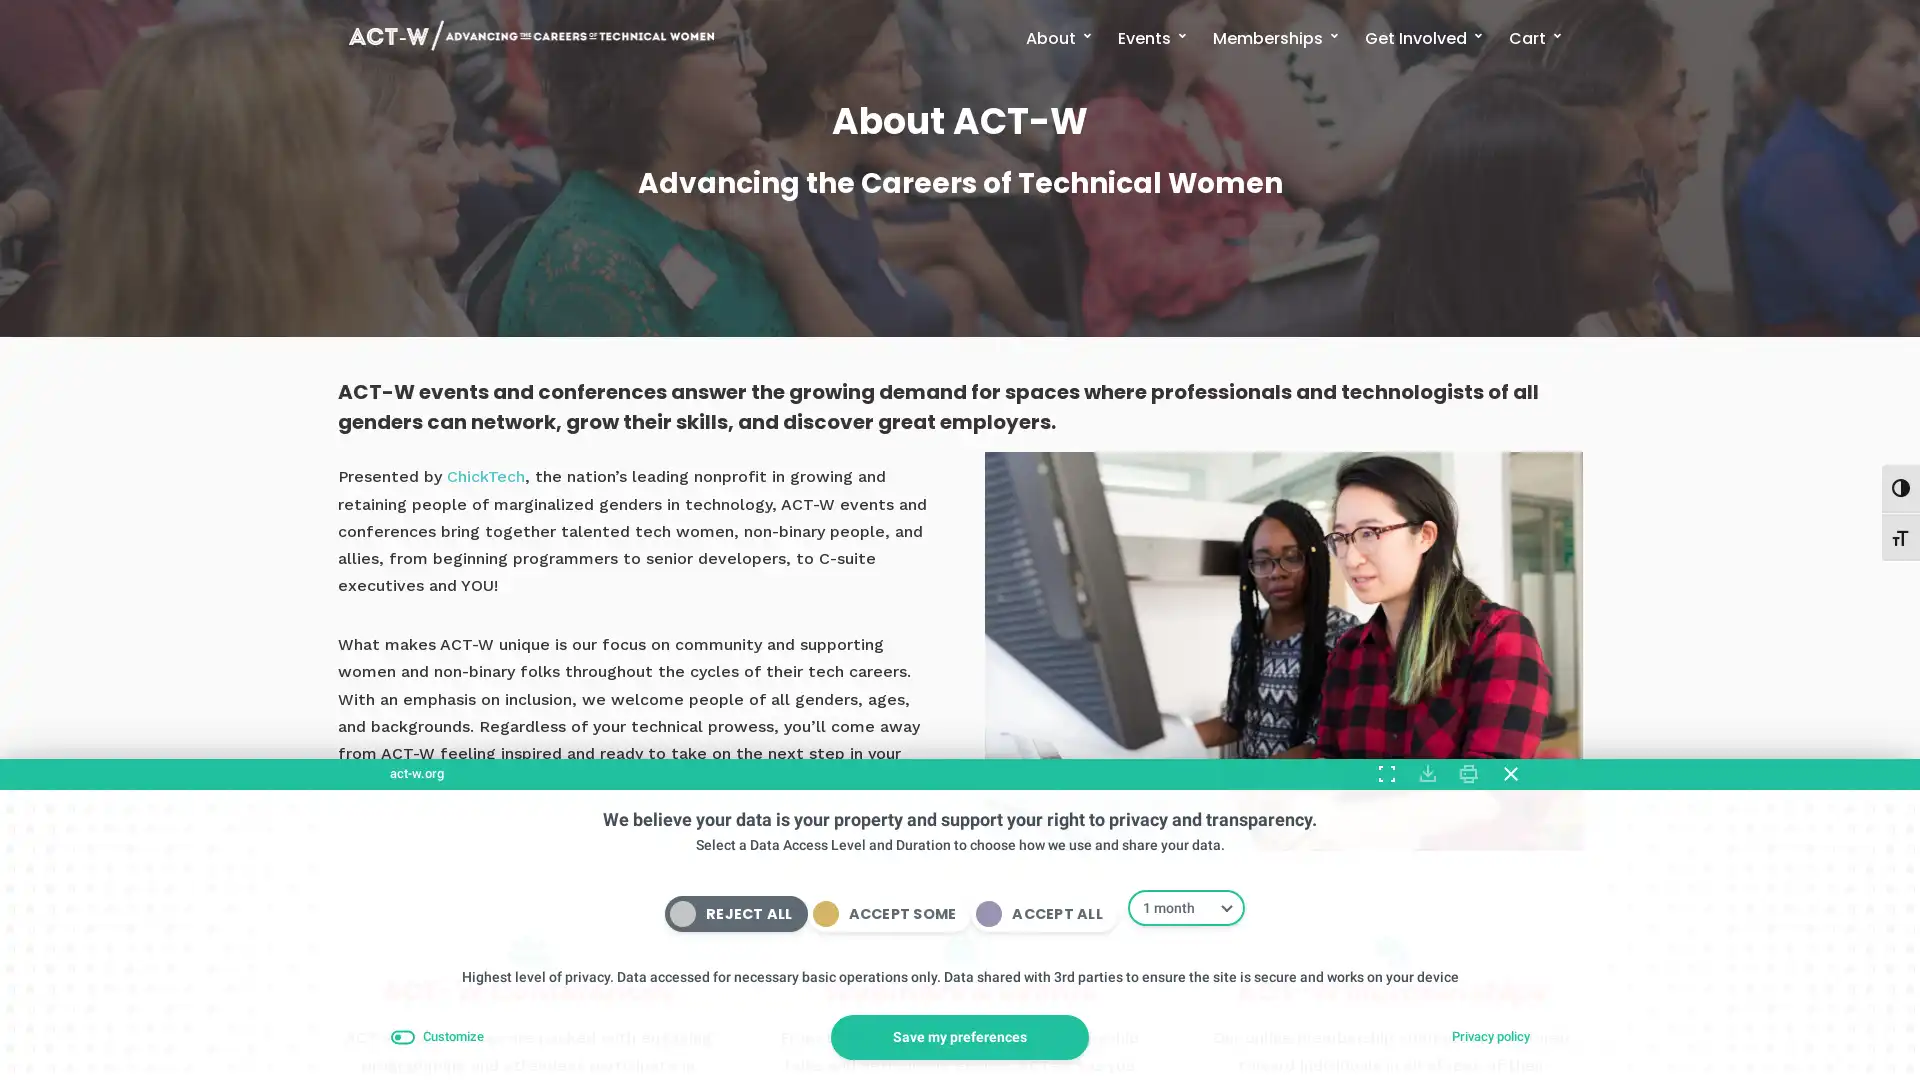 The width and height of the screenshot is (1920, 1080). Describe the element at coordinates (960, 1036) in the screenshot. I see `Save my preferences` at that location.